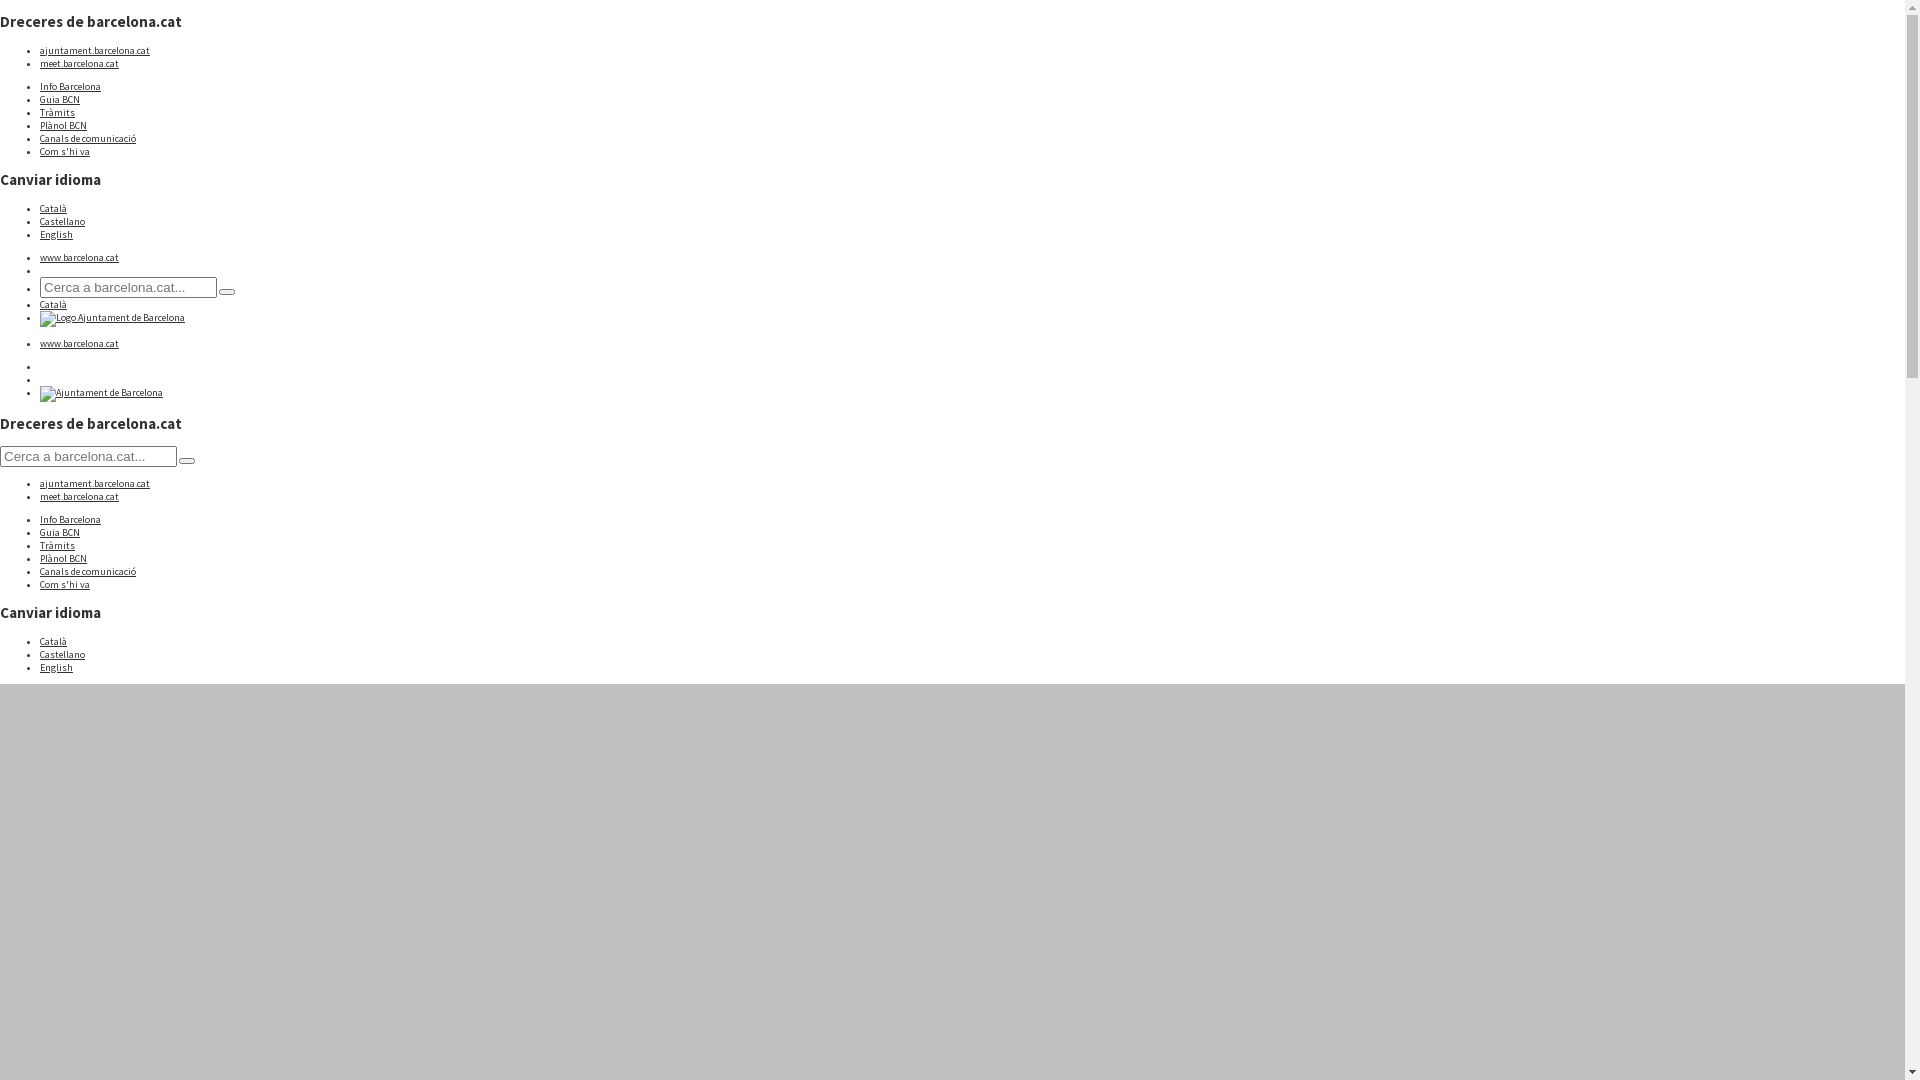  I want to click on 'Com s'hi va', so click(65, 584).